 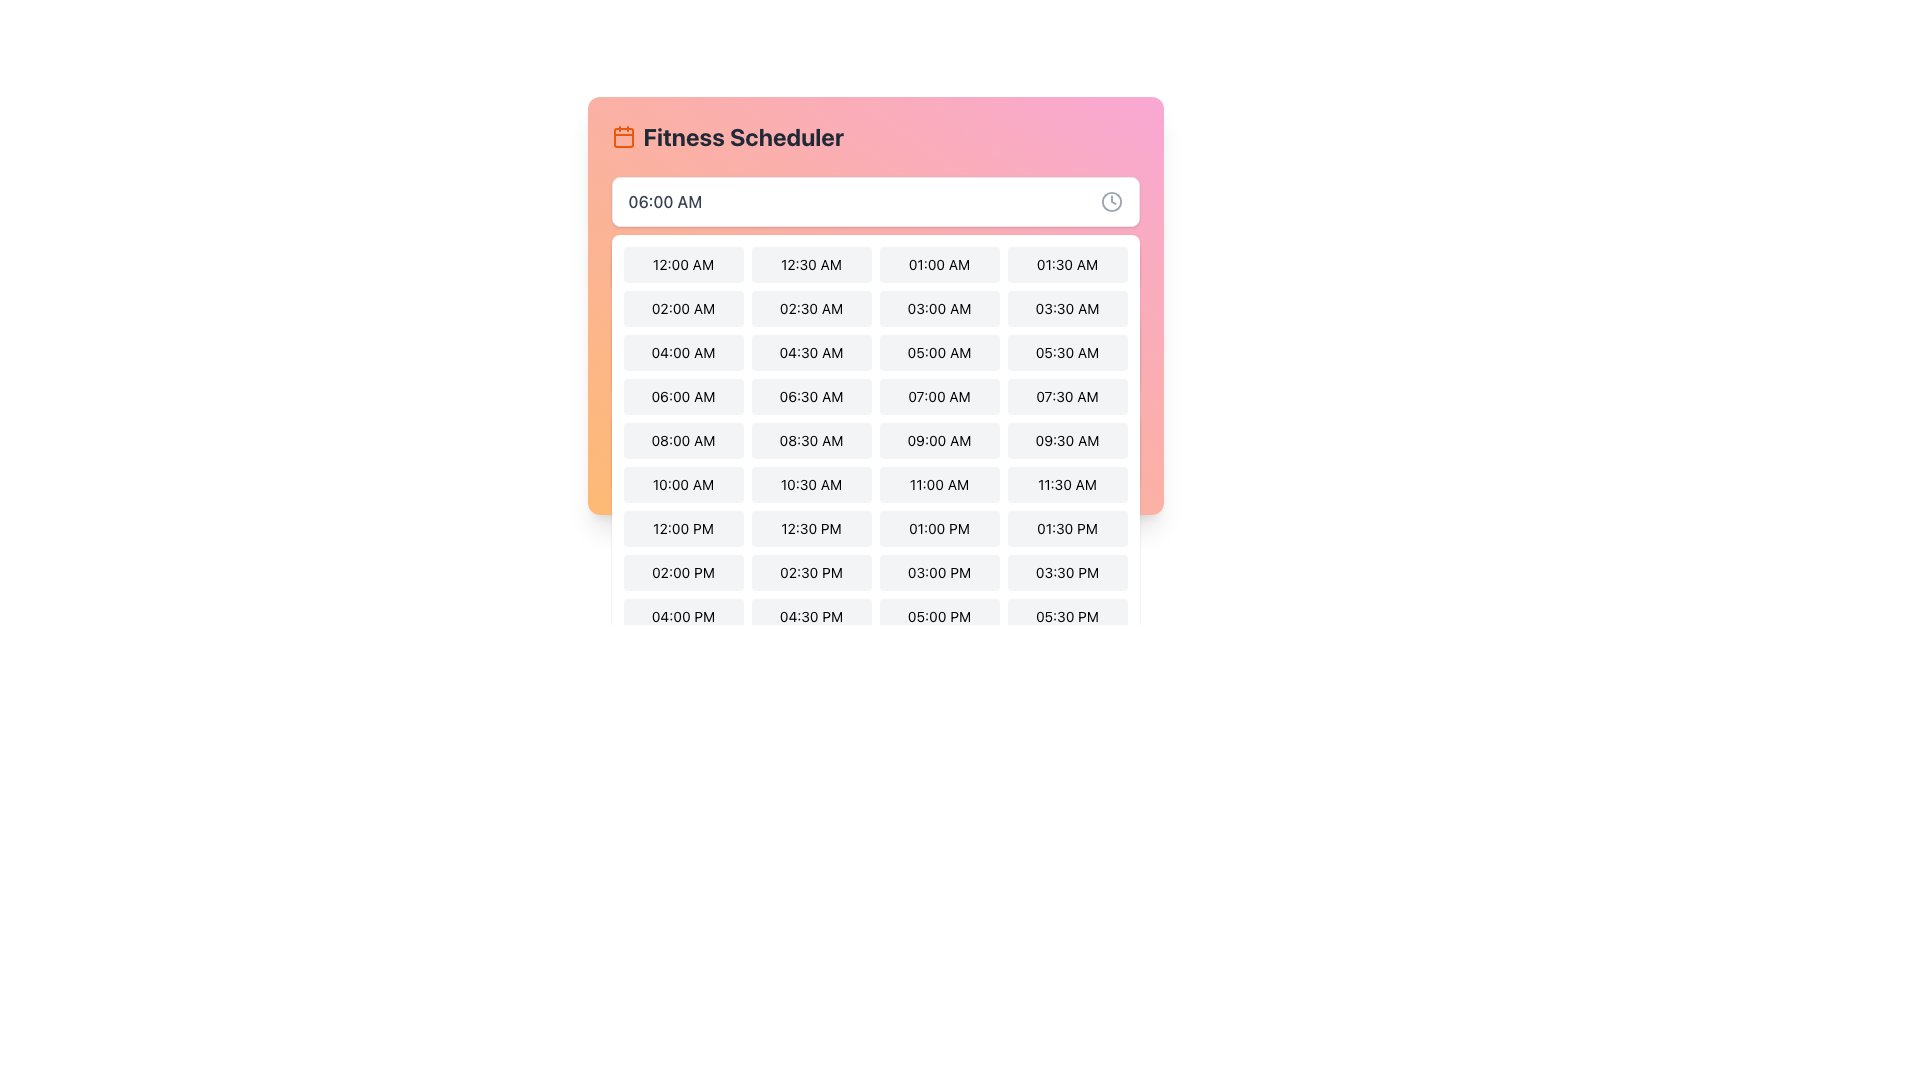 I want to click on the button displaying '01:30 PM' in black on a light gray background, so click(x=1066, y=527).